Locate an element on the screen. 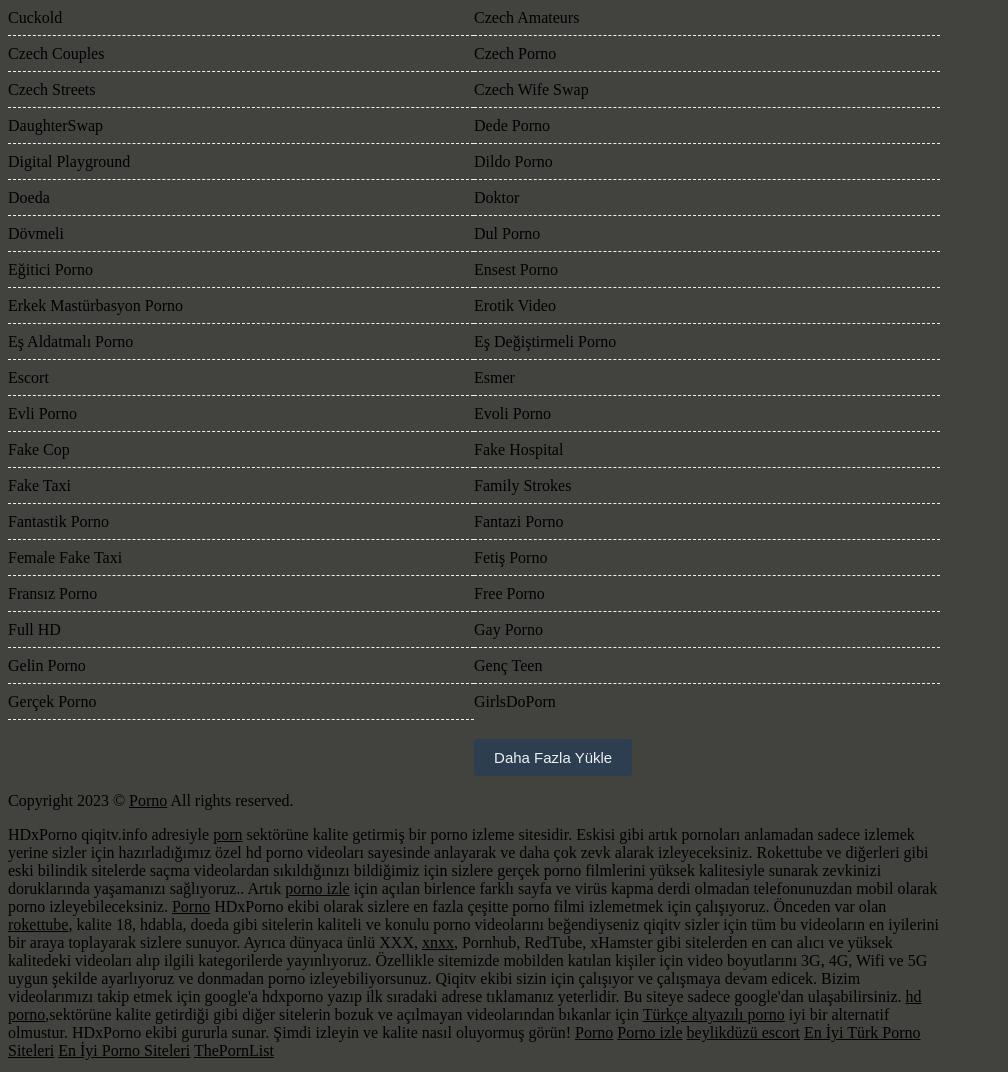  'ThePornList' is located at coordinates (233, 1050).